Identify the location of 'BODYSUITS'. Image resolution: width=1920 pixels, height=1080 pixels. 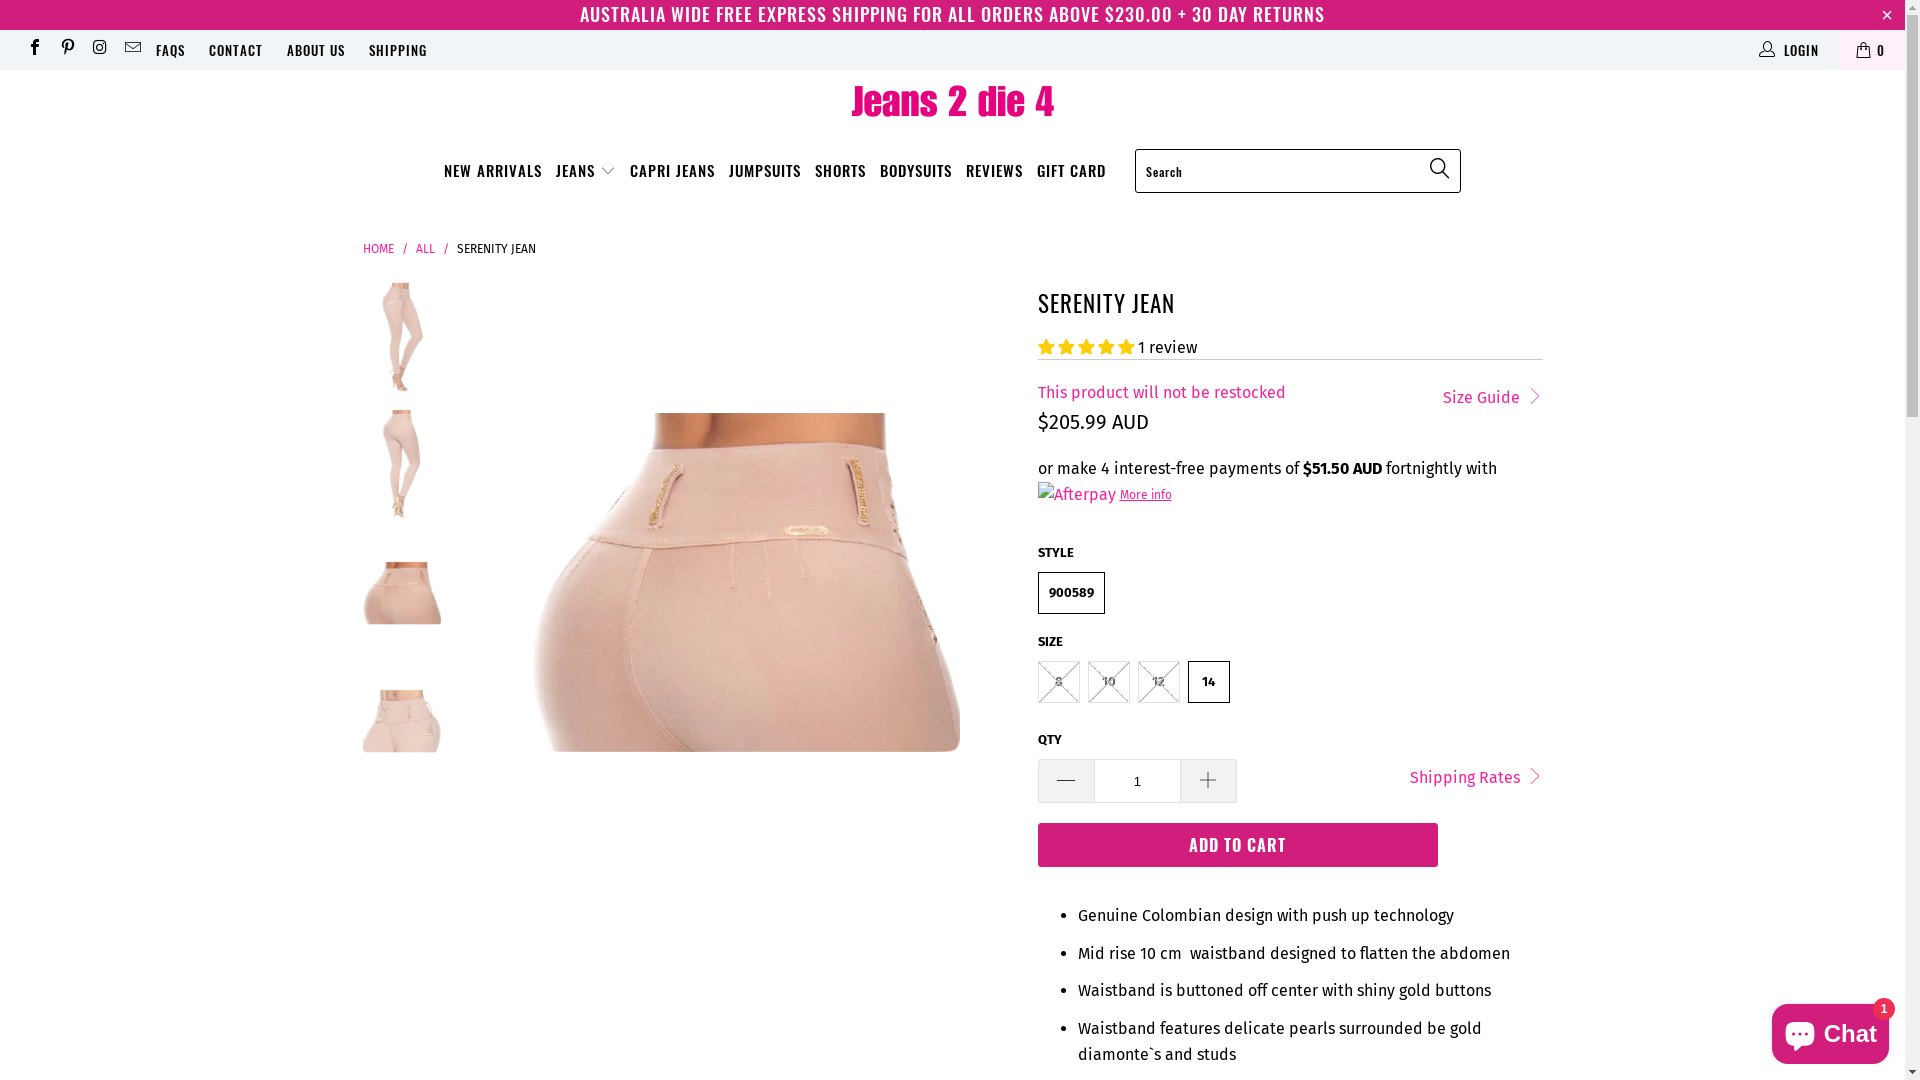
(915, 170).